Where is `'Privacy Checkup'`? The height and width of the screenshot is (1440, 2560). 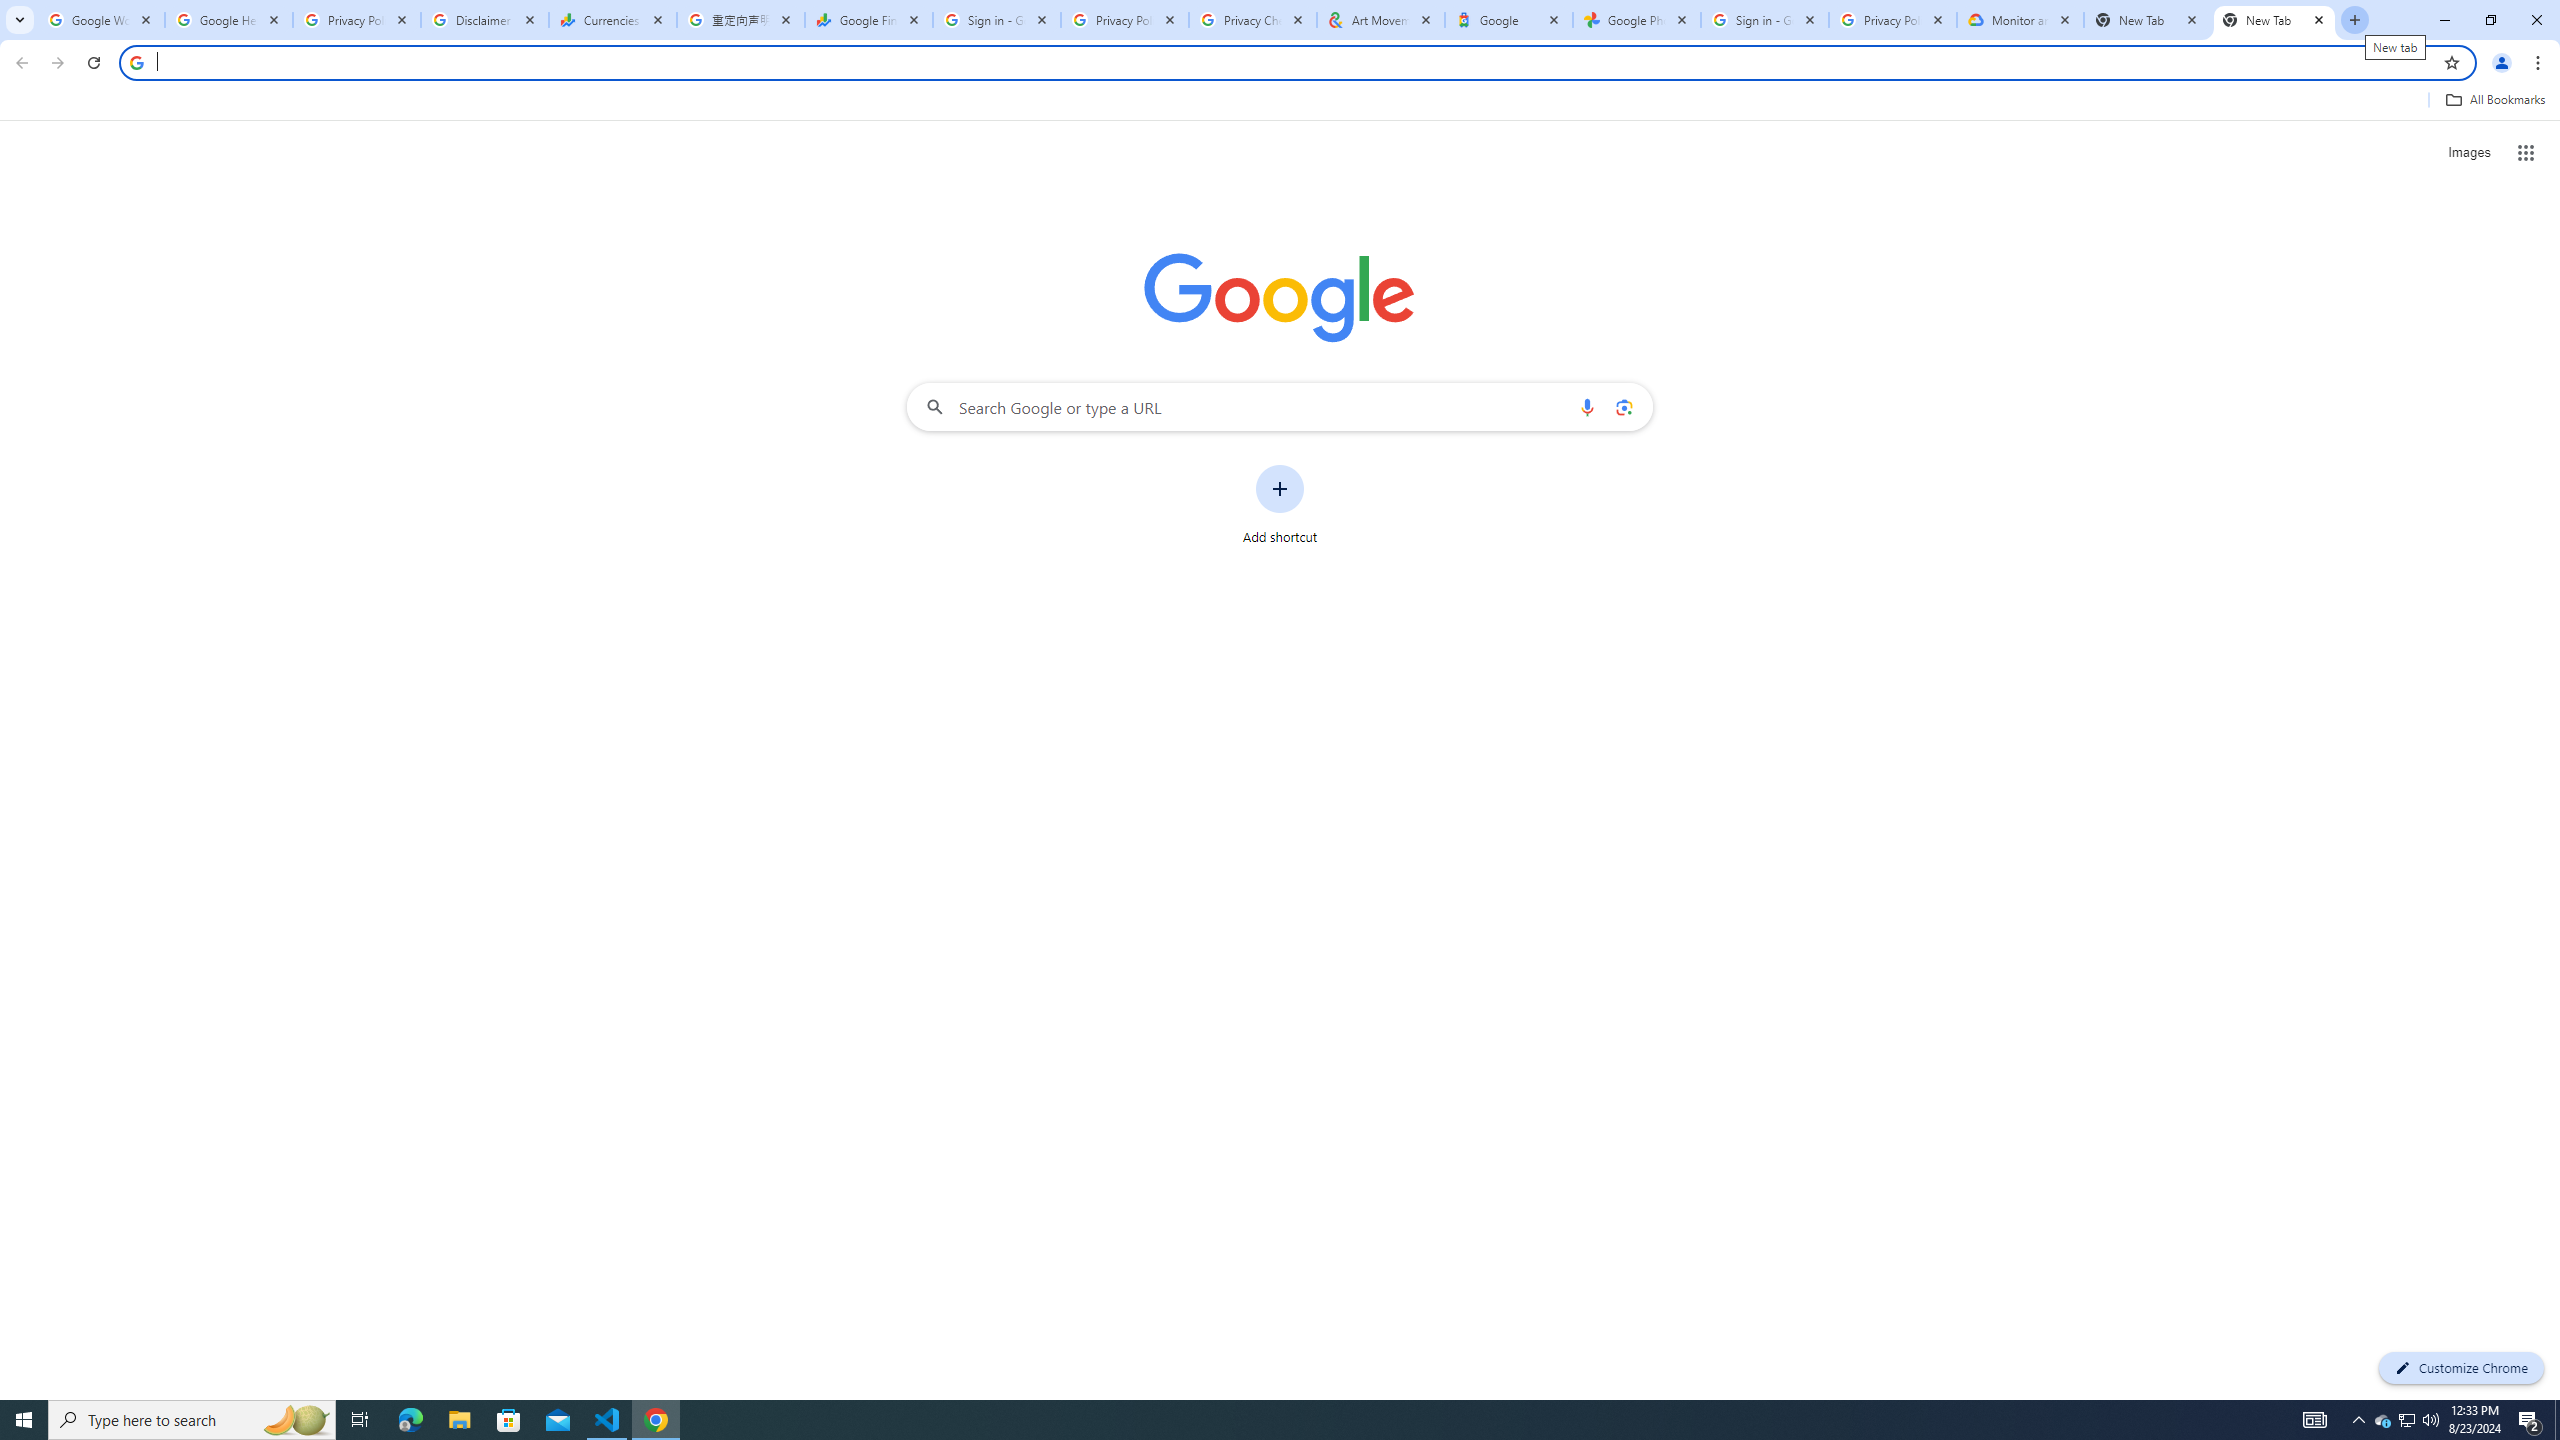 'Privacy Checkup' is located at coordinates (1252, 19).